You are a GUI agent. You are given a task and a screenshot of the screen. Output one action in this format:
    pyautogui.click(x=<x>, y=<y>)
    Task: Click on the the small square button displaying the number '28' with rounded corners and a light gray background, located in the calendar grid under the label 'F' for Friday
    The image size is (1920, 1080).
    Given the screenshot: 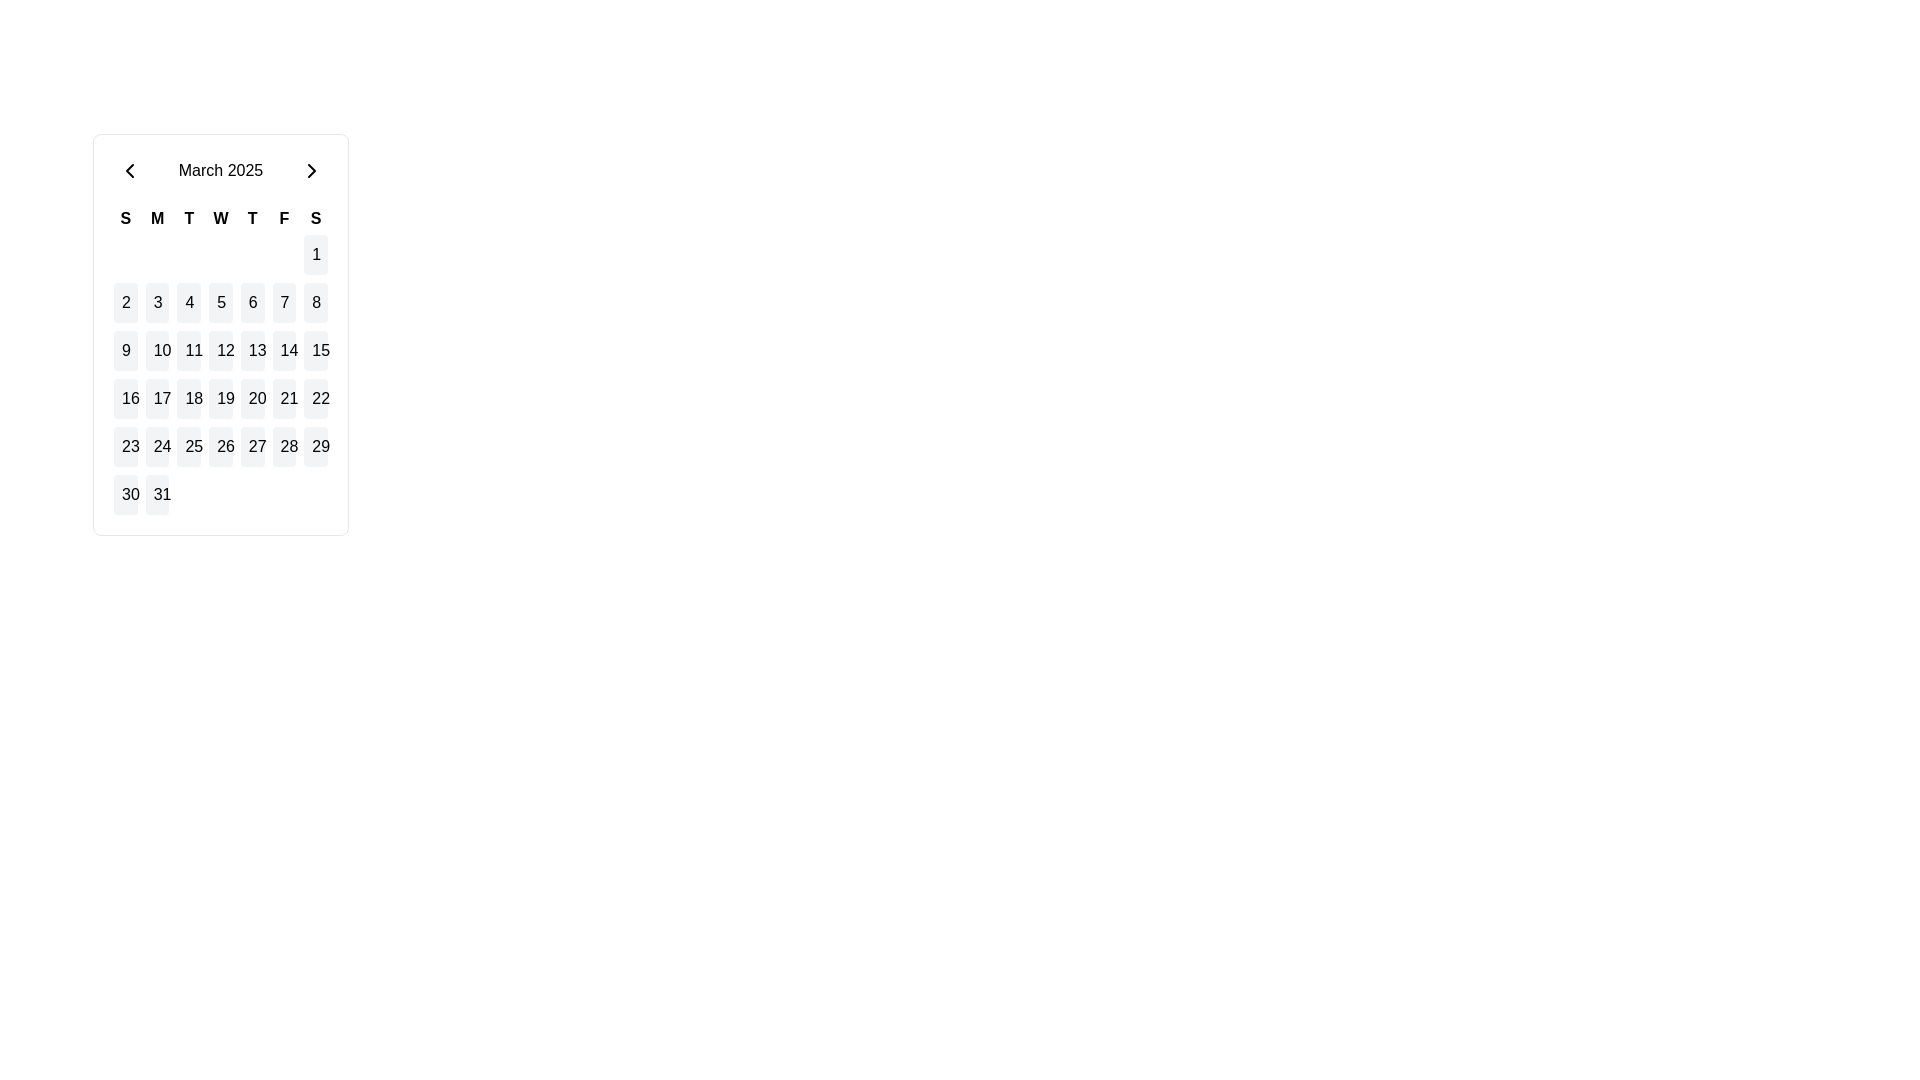 What is the action you would take?
    pyautogui.click(x=283, y=446)
    